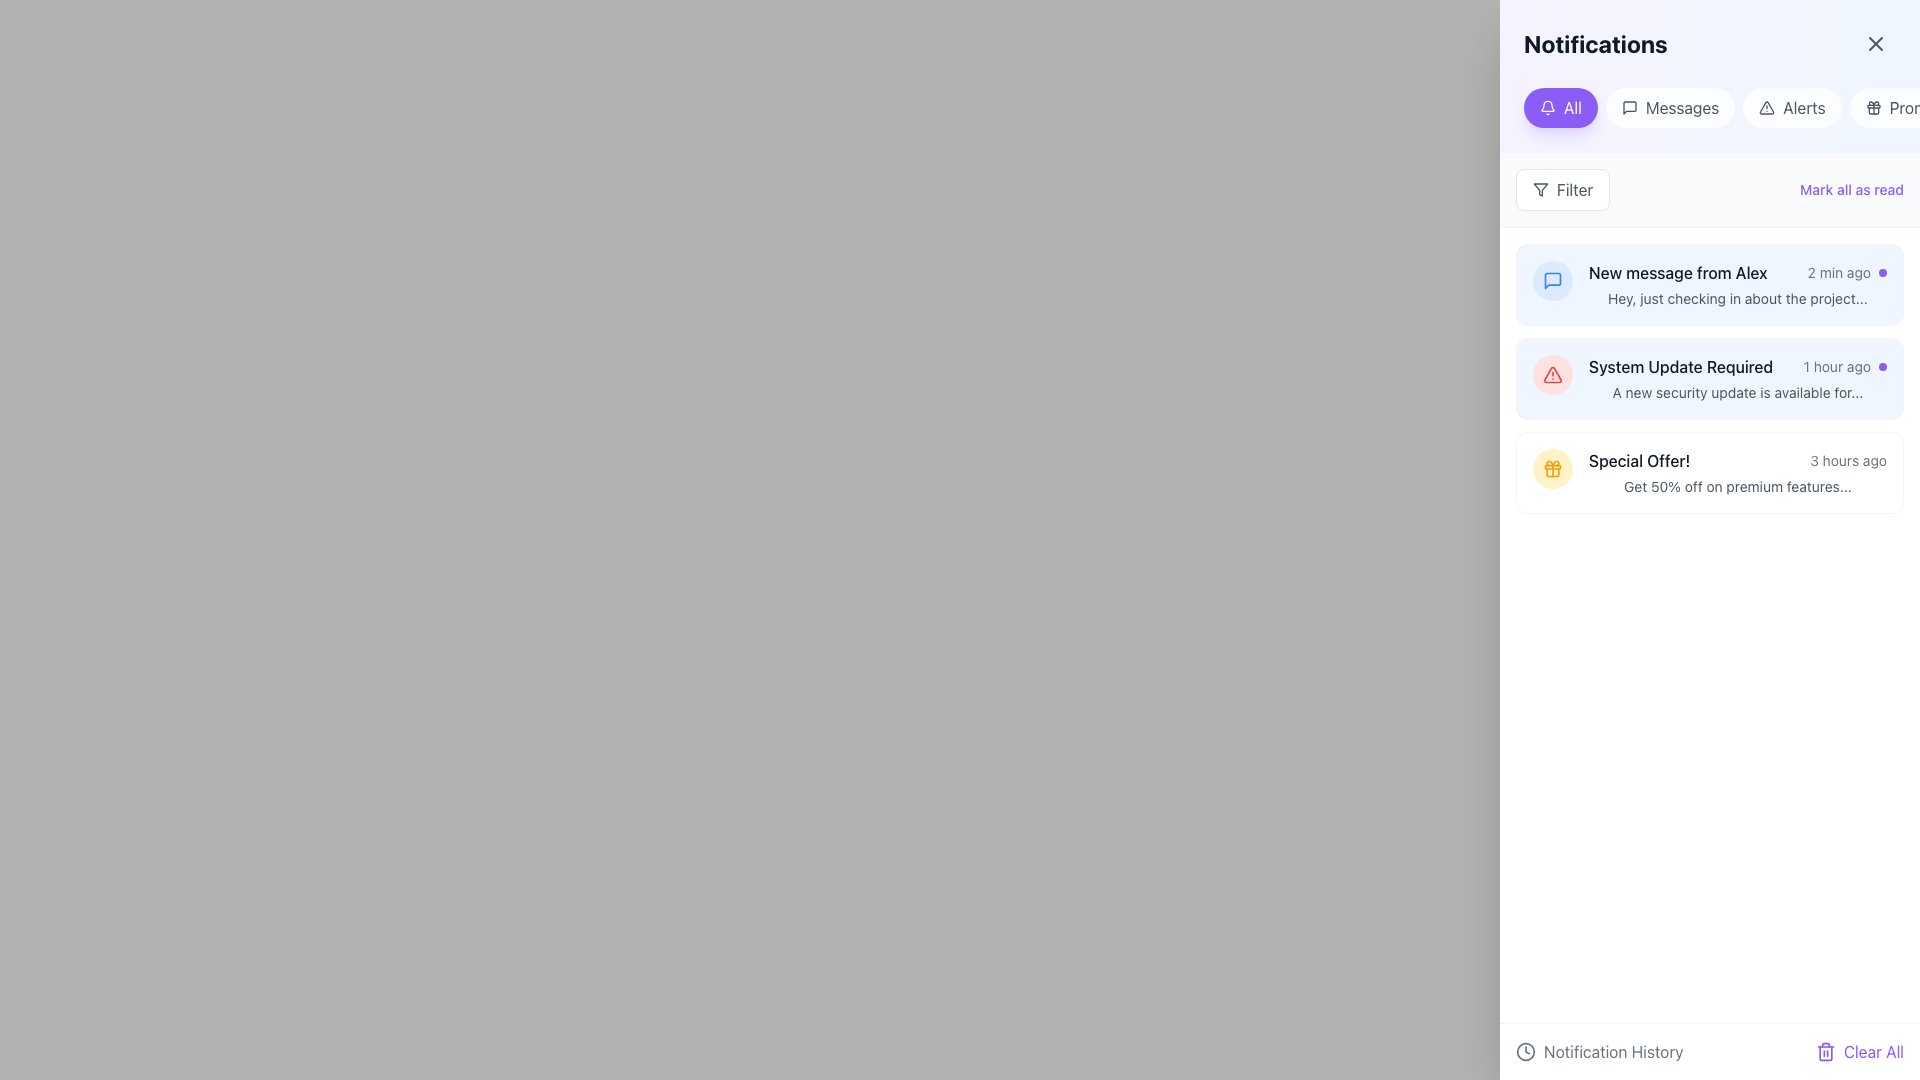 Image resolution: width=1920 pixels, height=1080 pixels. Describe the element at coordinates (1552, 281) in the screenshot. I see `the speech bubble icon` at that location.